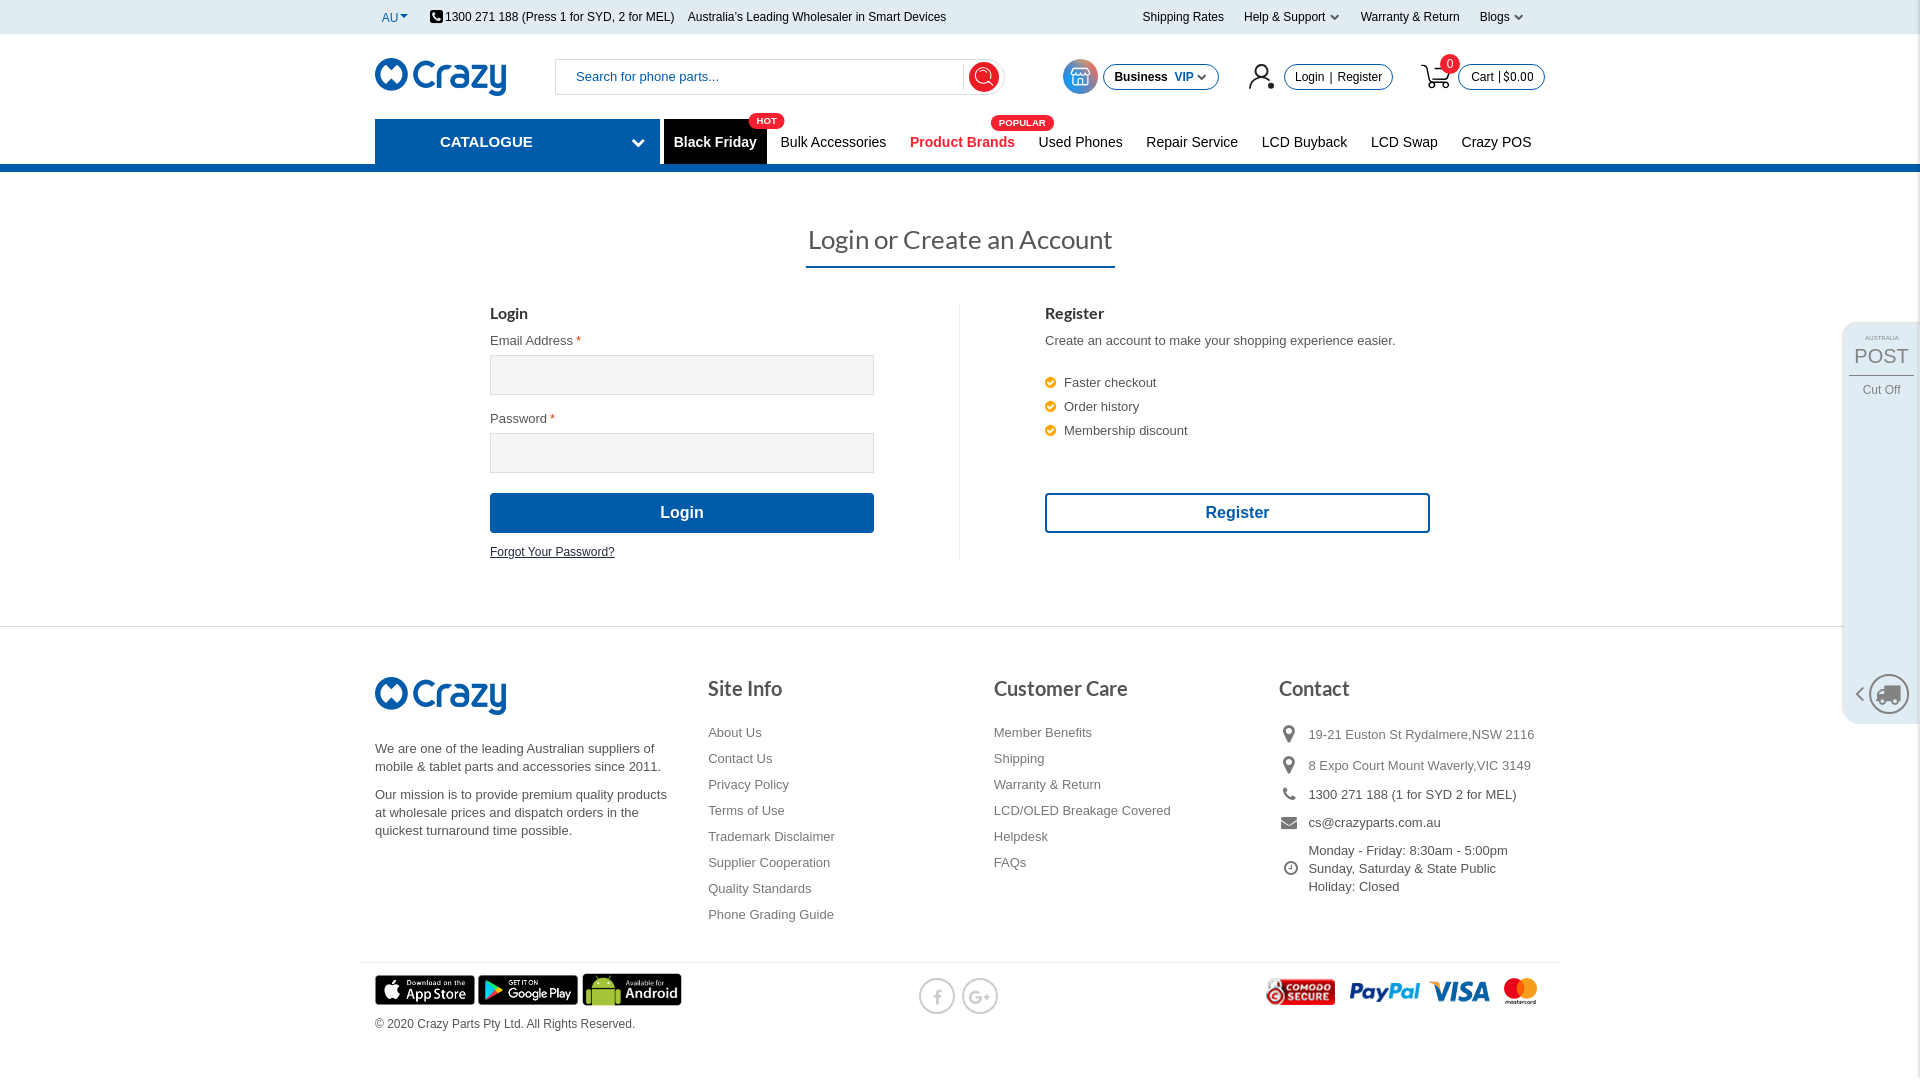 The width and height of the screenshot is (1920, 1080). What do you see at coordinates (1041, 732) in the screenshot?
I see `'Member Benefits'` at bounding box center [1041, 732].